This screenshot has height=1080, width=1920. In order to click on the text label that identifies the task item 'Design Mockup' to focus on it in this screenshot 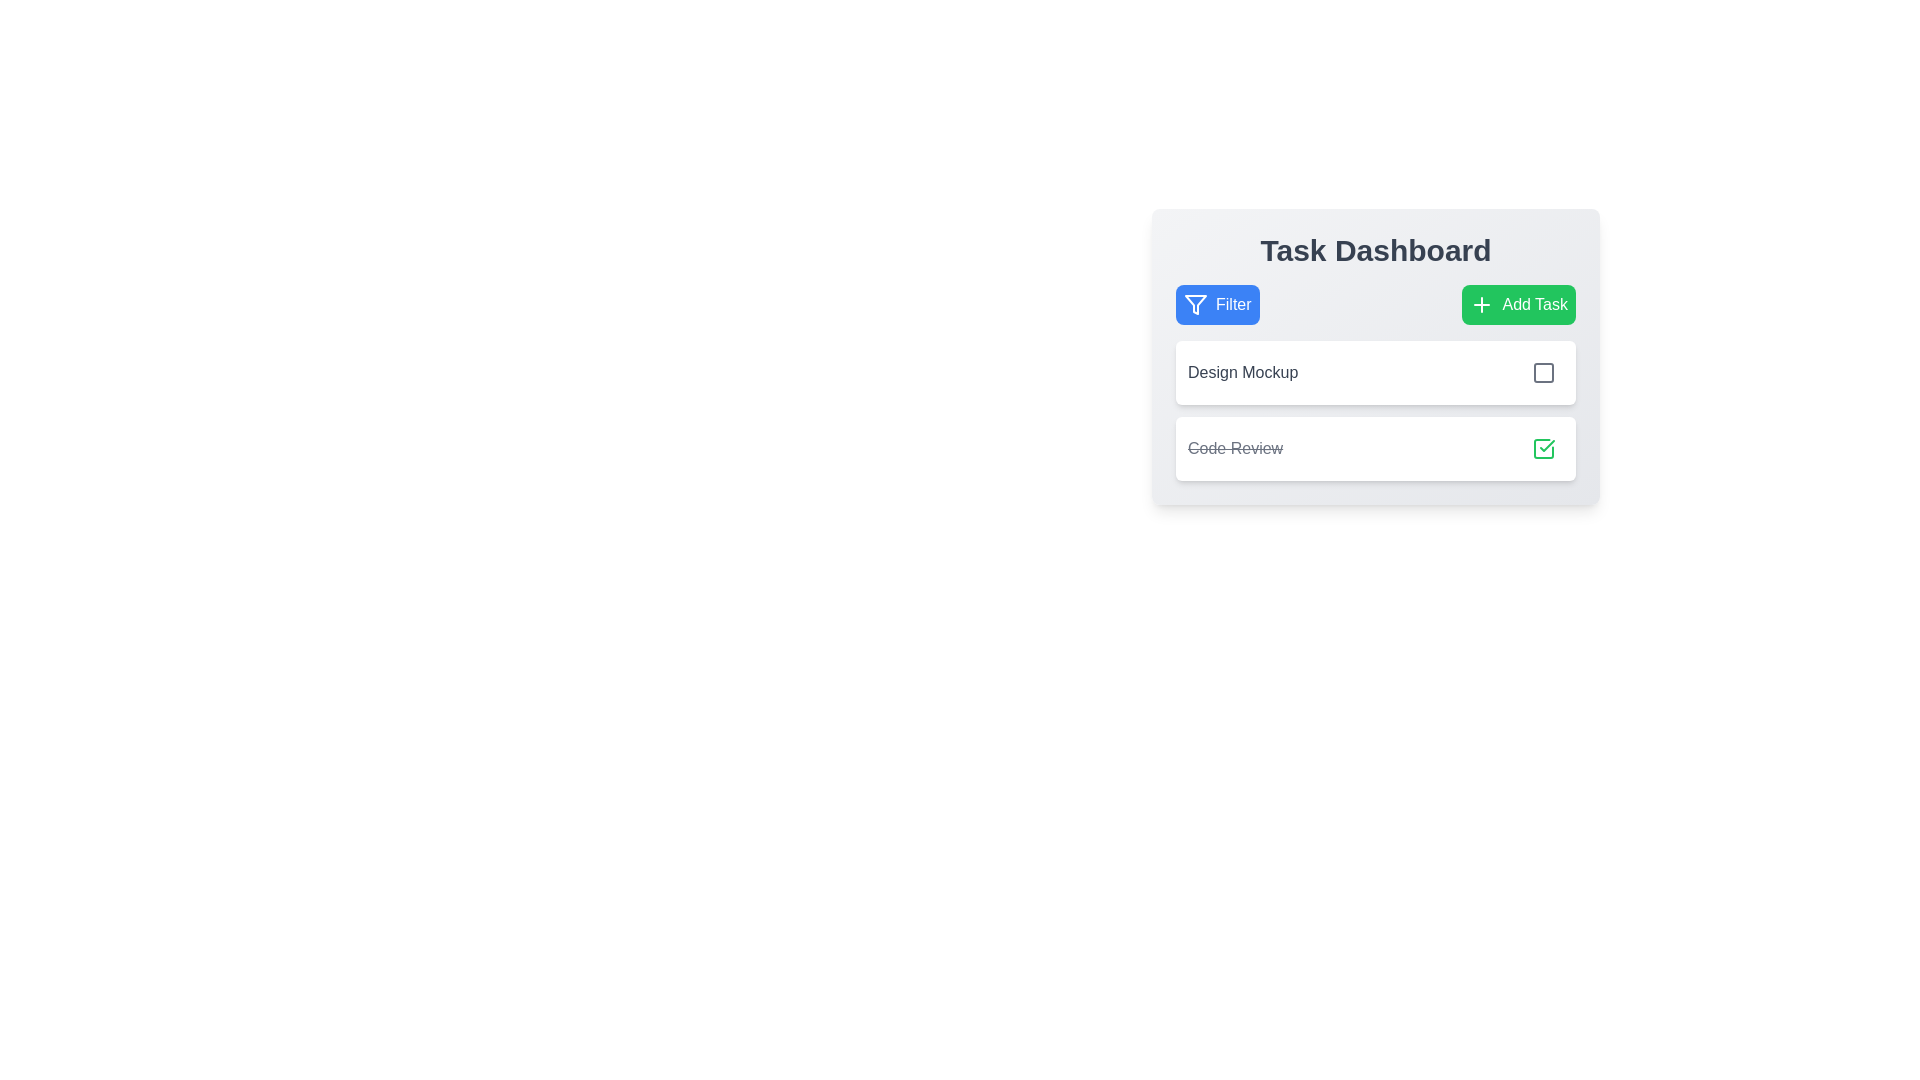, I will do `click(1242, 373)`.